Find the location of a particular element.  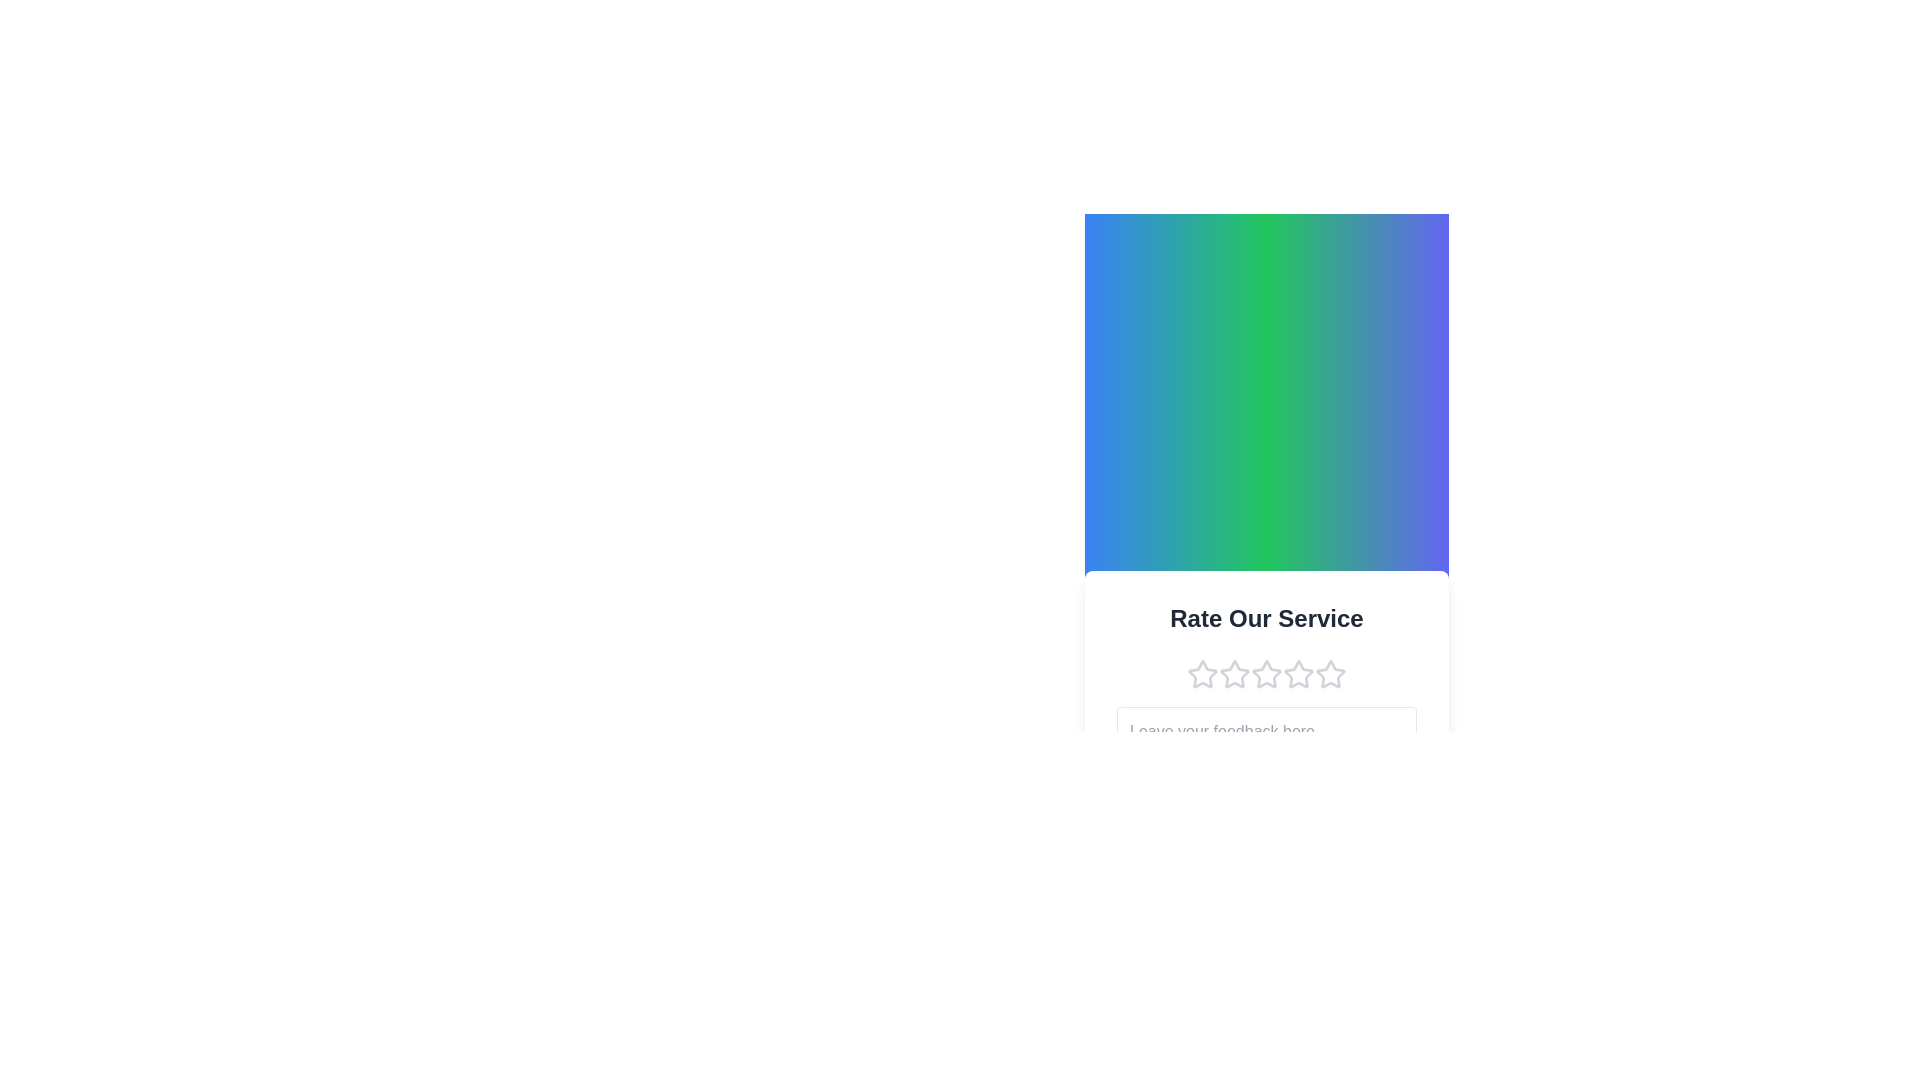

the second star in the star rating component is located at coordinates (1233, 674).